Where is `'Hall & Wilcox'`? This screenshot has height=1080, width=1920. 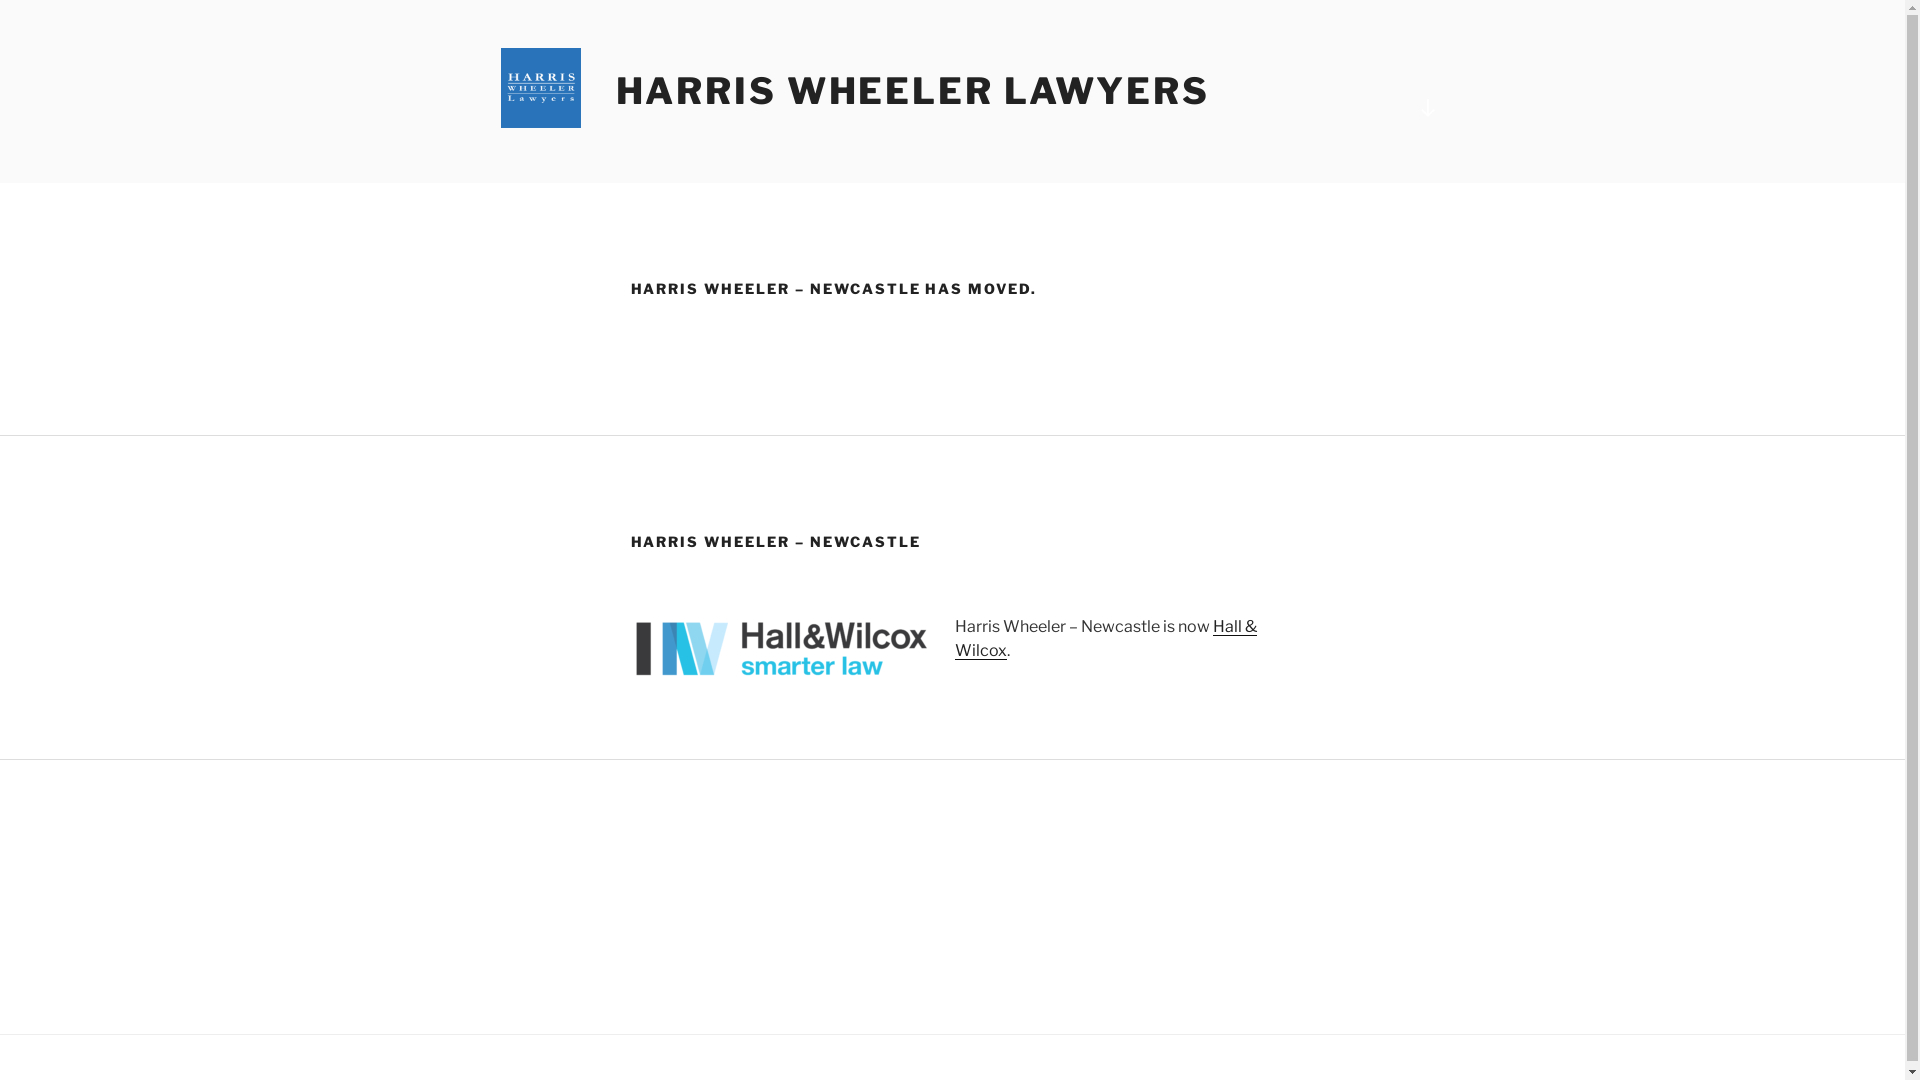
'Hall & Wilcox' is located at coordinates (1103, 638).